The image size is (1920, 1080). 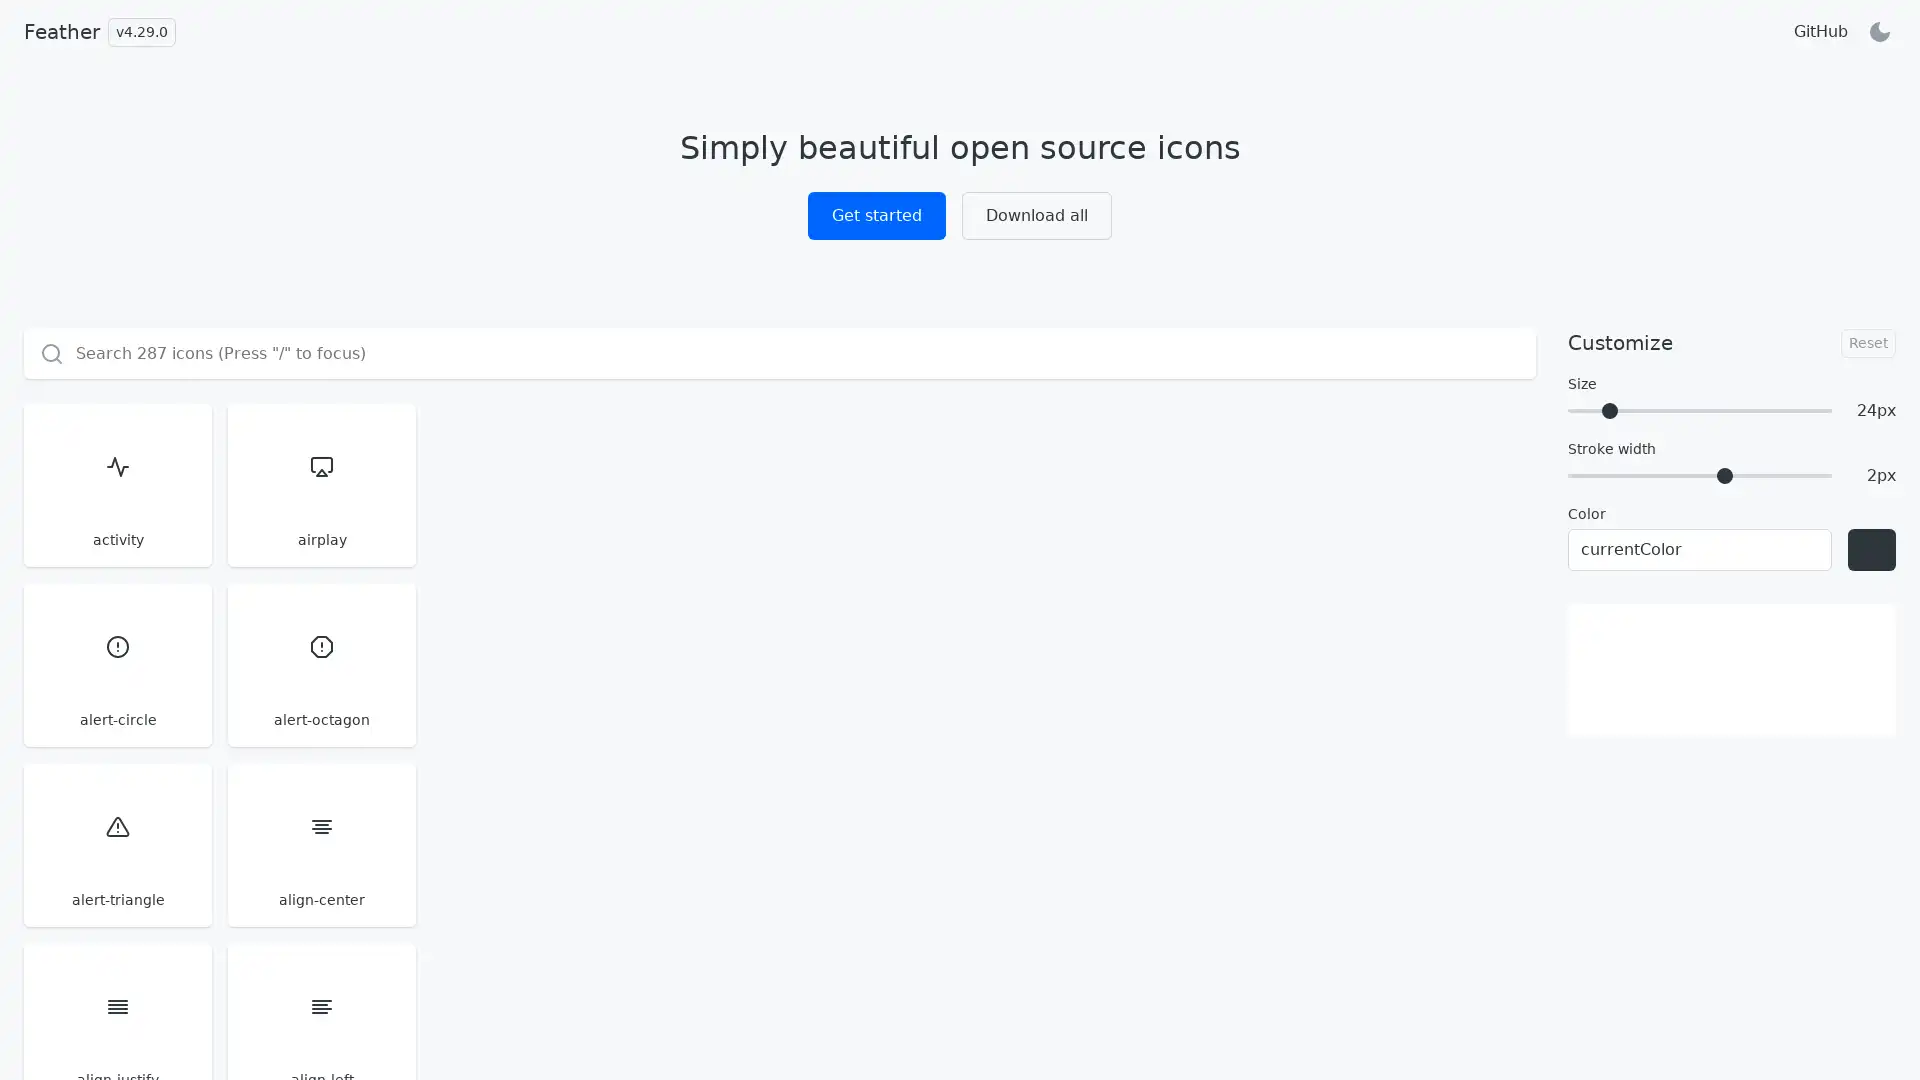 What do you see at coordinates (948, 844) in the screenshot?
I see `arrow-up` at bounding box center [948, 844].